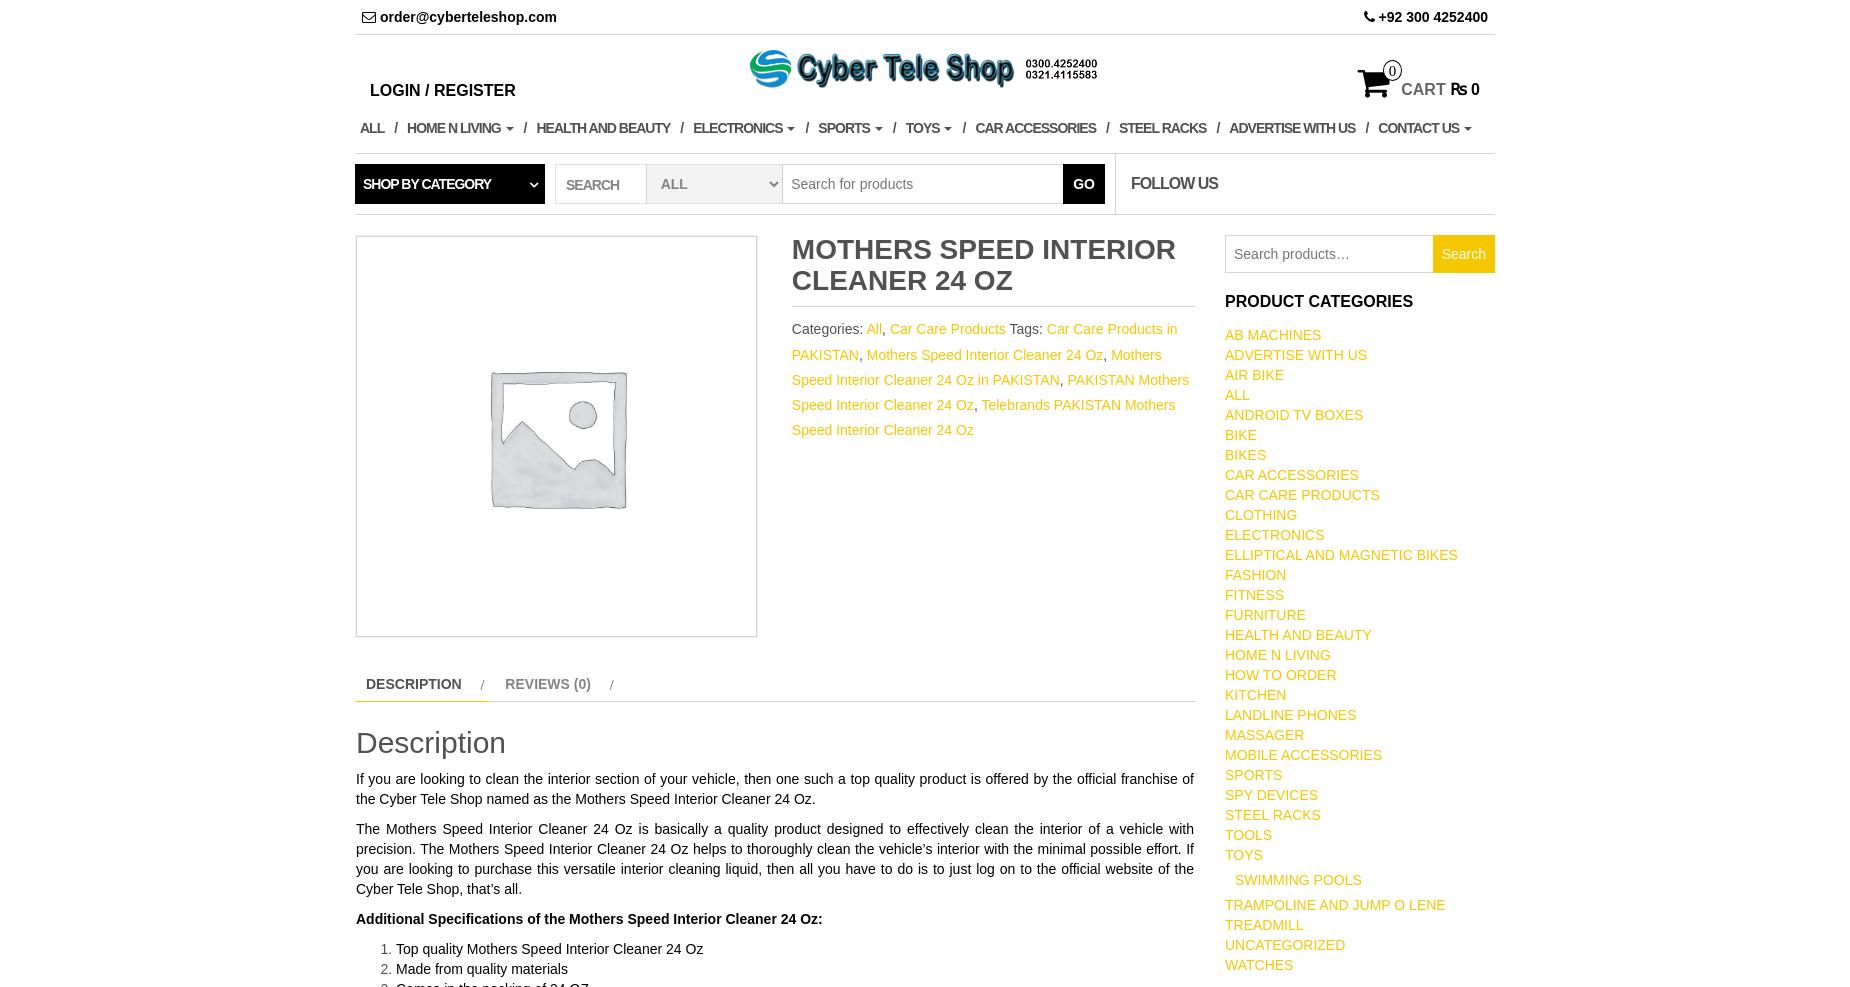 The width and height of the screenshot is (1850, 987). What do you see at coordinates (828, 327) in the screenshot?
I see `'Categories:'` at bounding box center [828, 327].